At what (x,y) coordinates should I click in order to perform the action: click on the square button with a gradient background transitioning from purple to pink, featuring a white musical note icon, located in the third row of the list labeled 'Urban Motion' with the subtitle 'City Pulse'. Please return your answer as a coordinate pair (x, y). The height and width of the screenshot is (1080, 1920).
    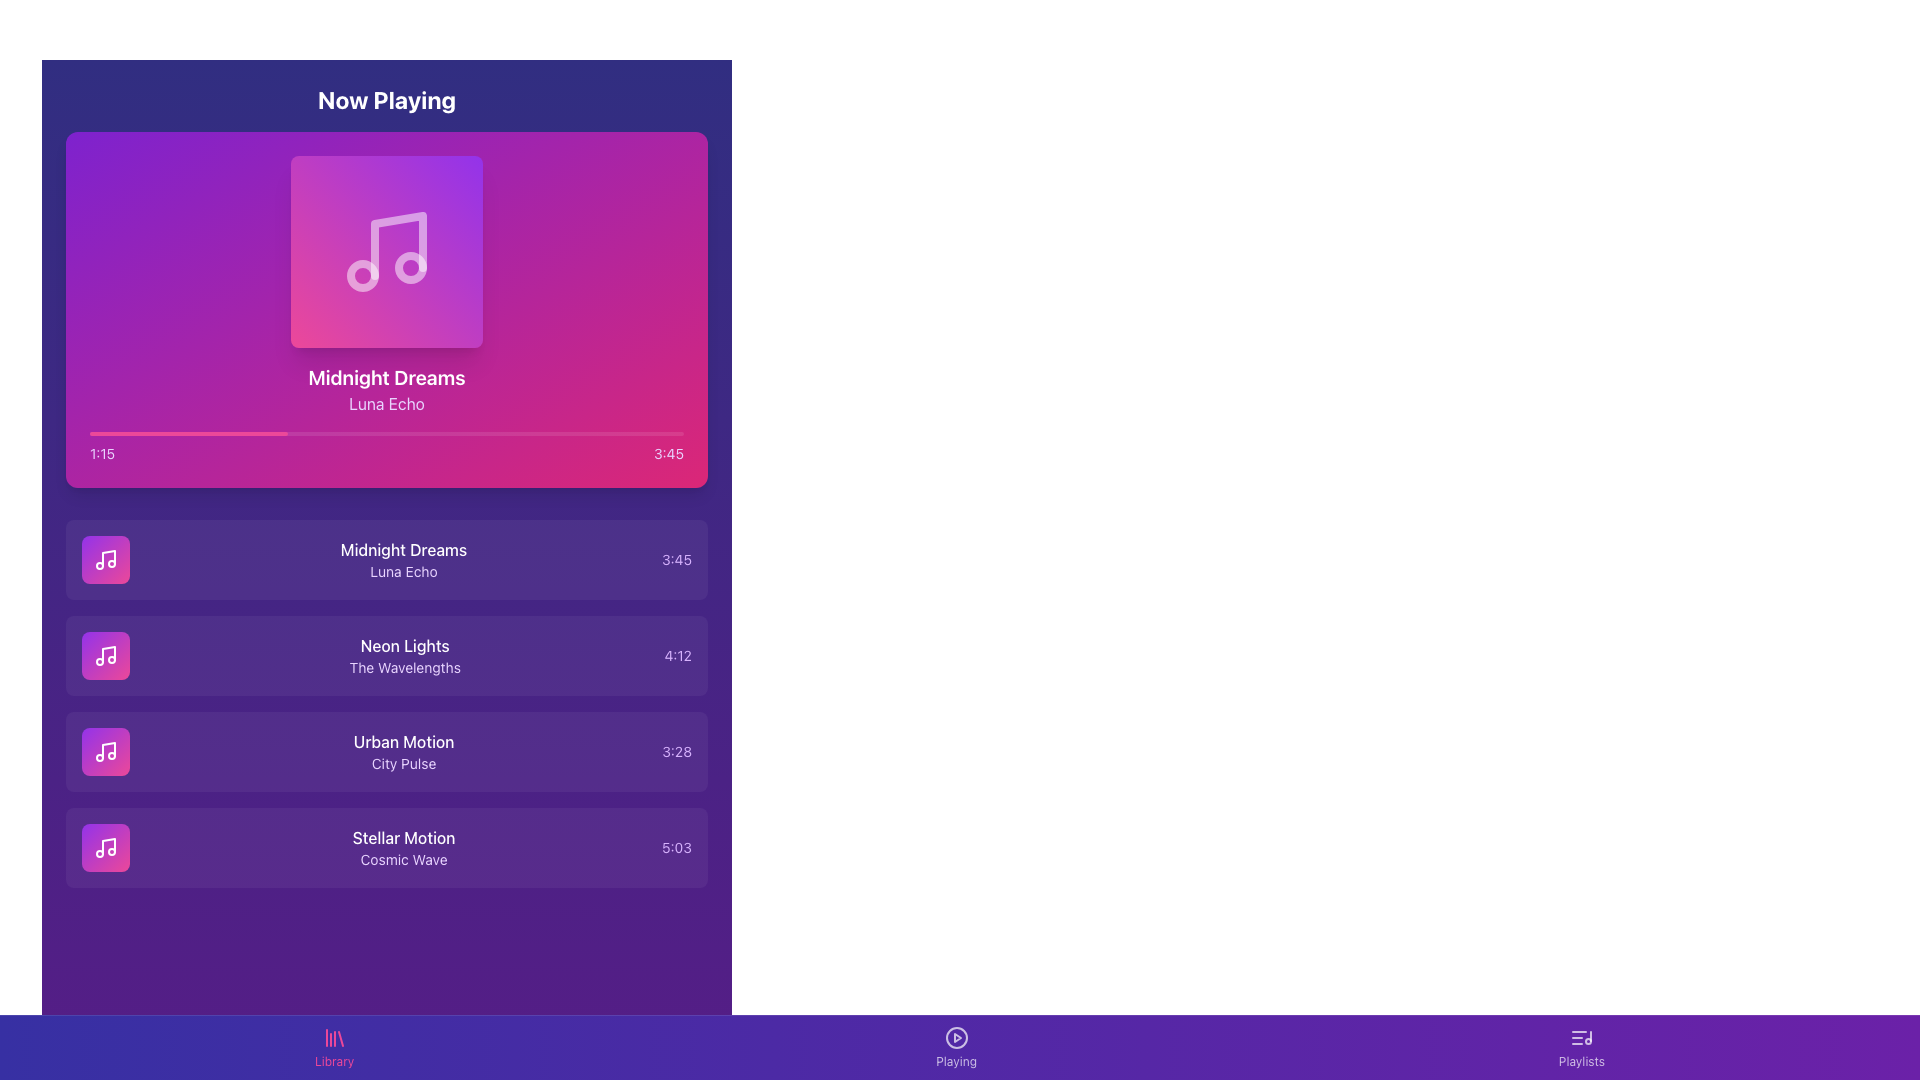
    Looking at the image, I should click on (104, 752).